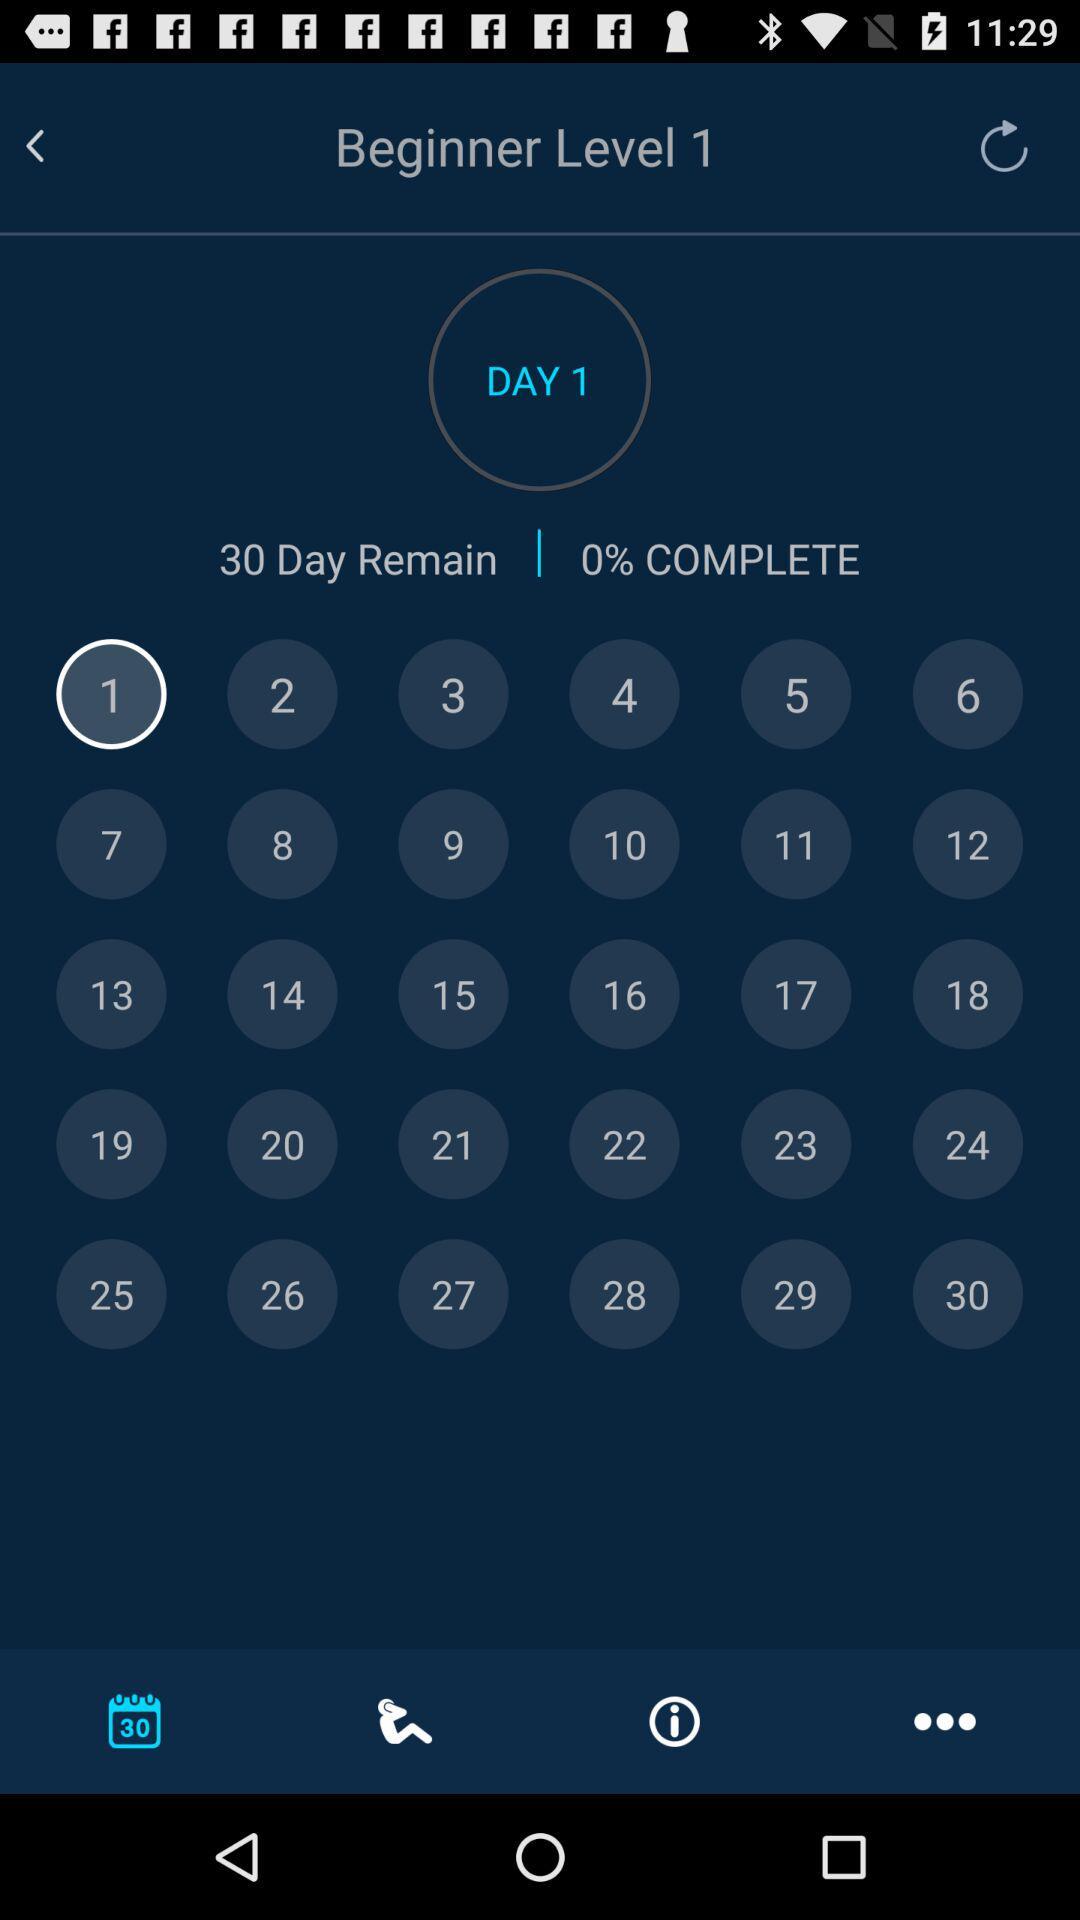 This screenshot has height=1920, width=1080. I want to click on specific day, so click(282, 1144).